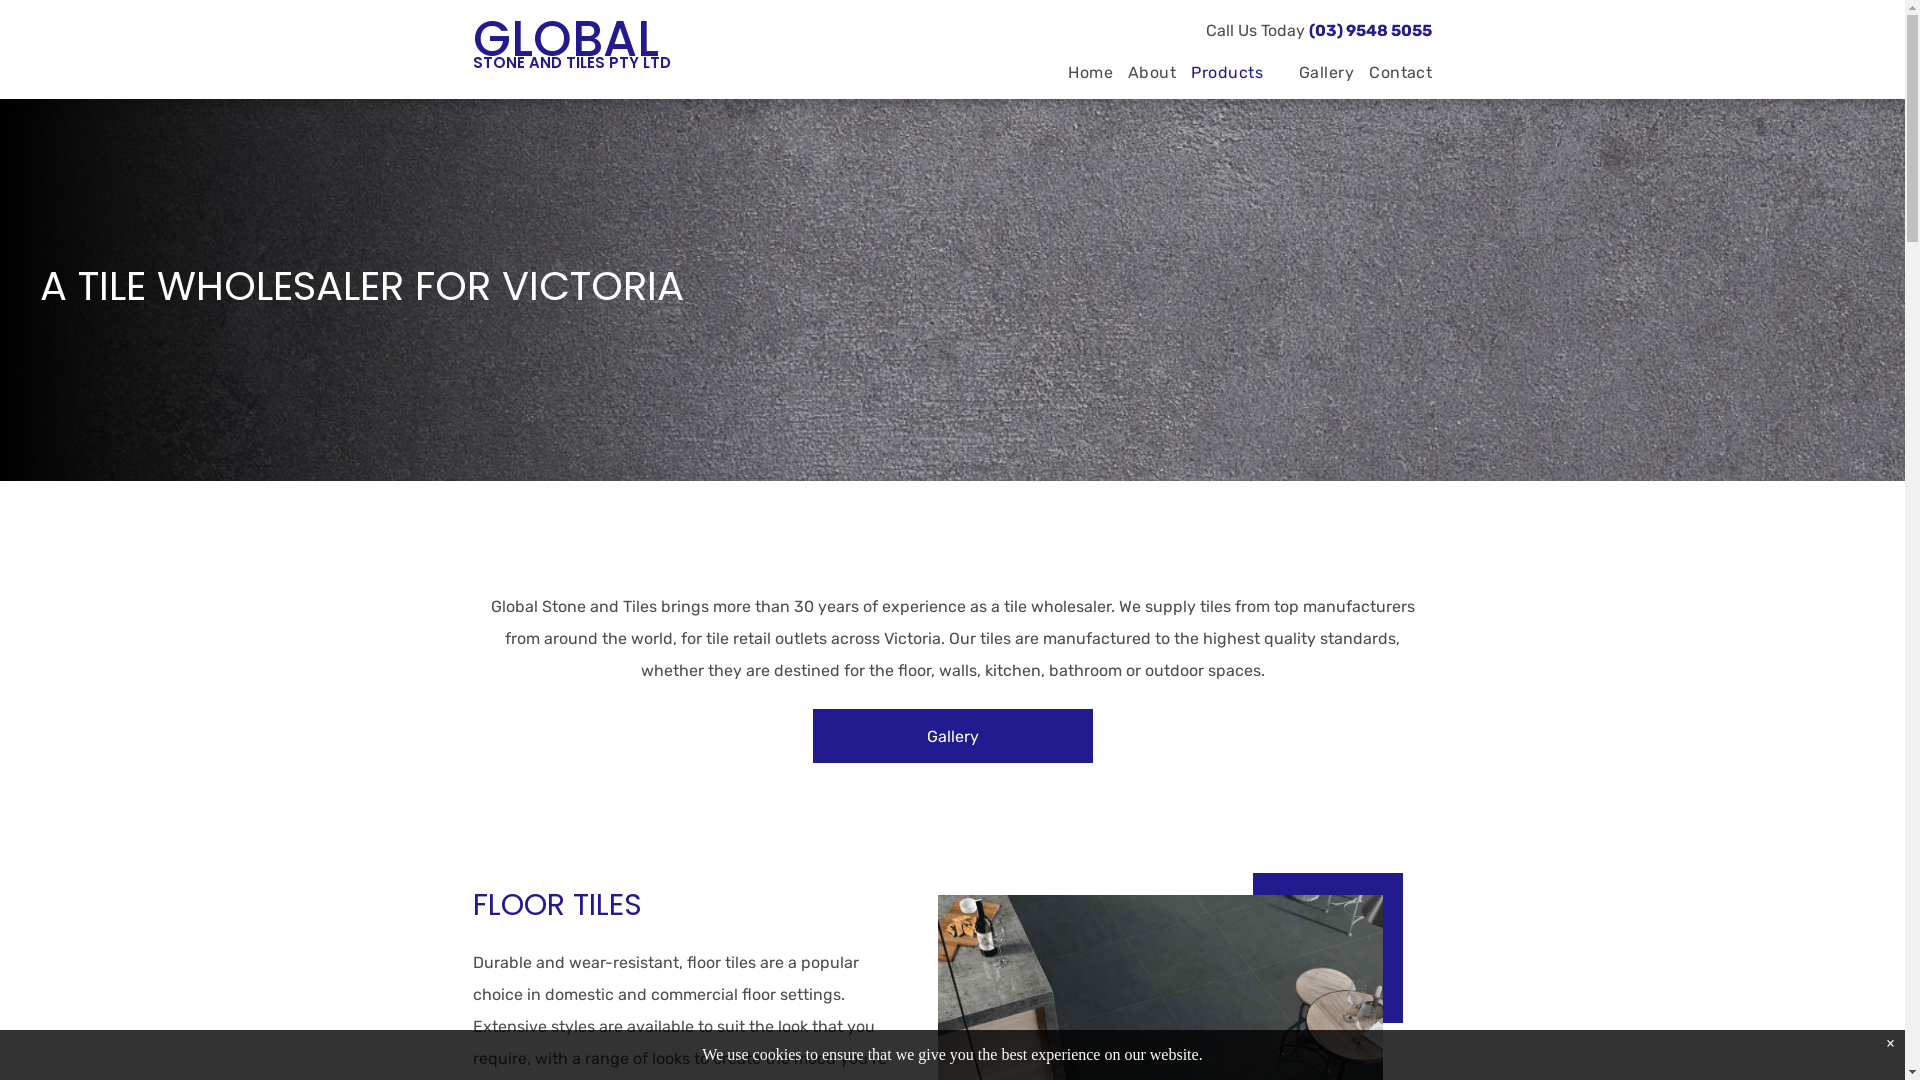 The image size is (1920, 1080). I want to click on '(03) 9548 5055', so click(1369, 30).